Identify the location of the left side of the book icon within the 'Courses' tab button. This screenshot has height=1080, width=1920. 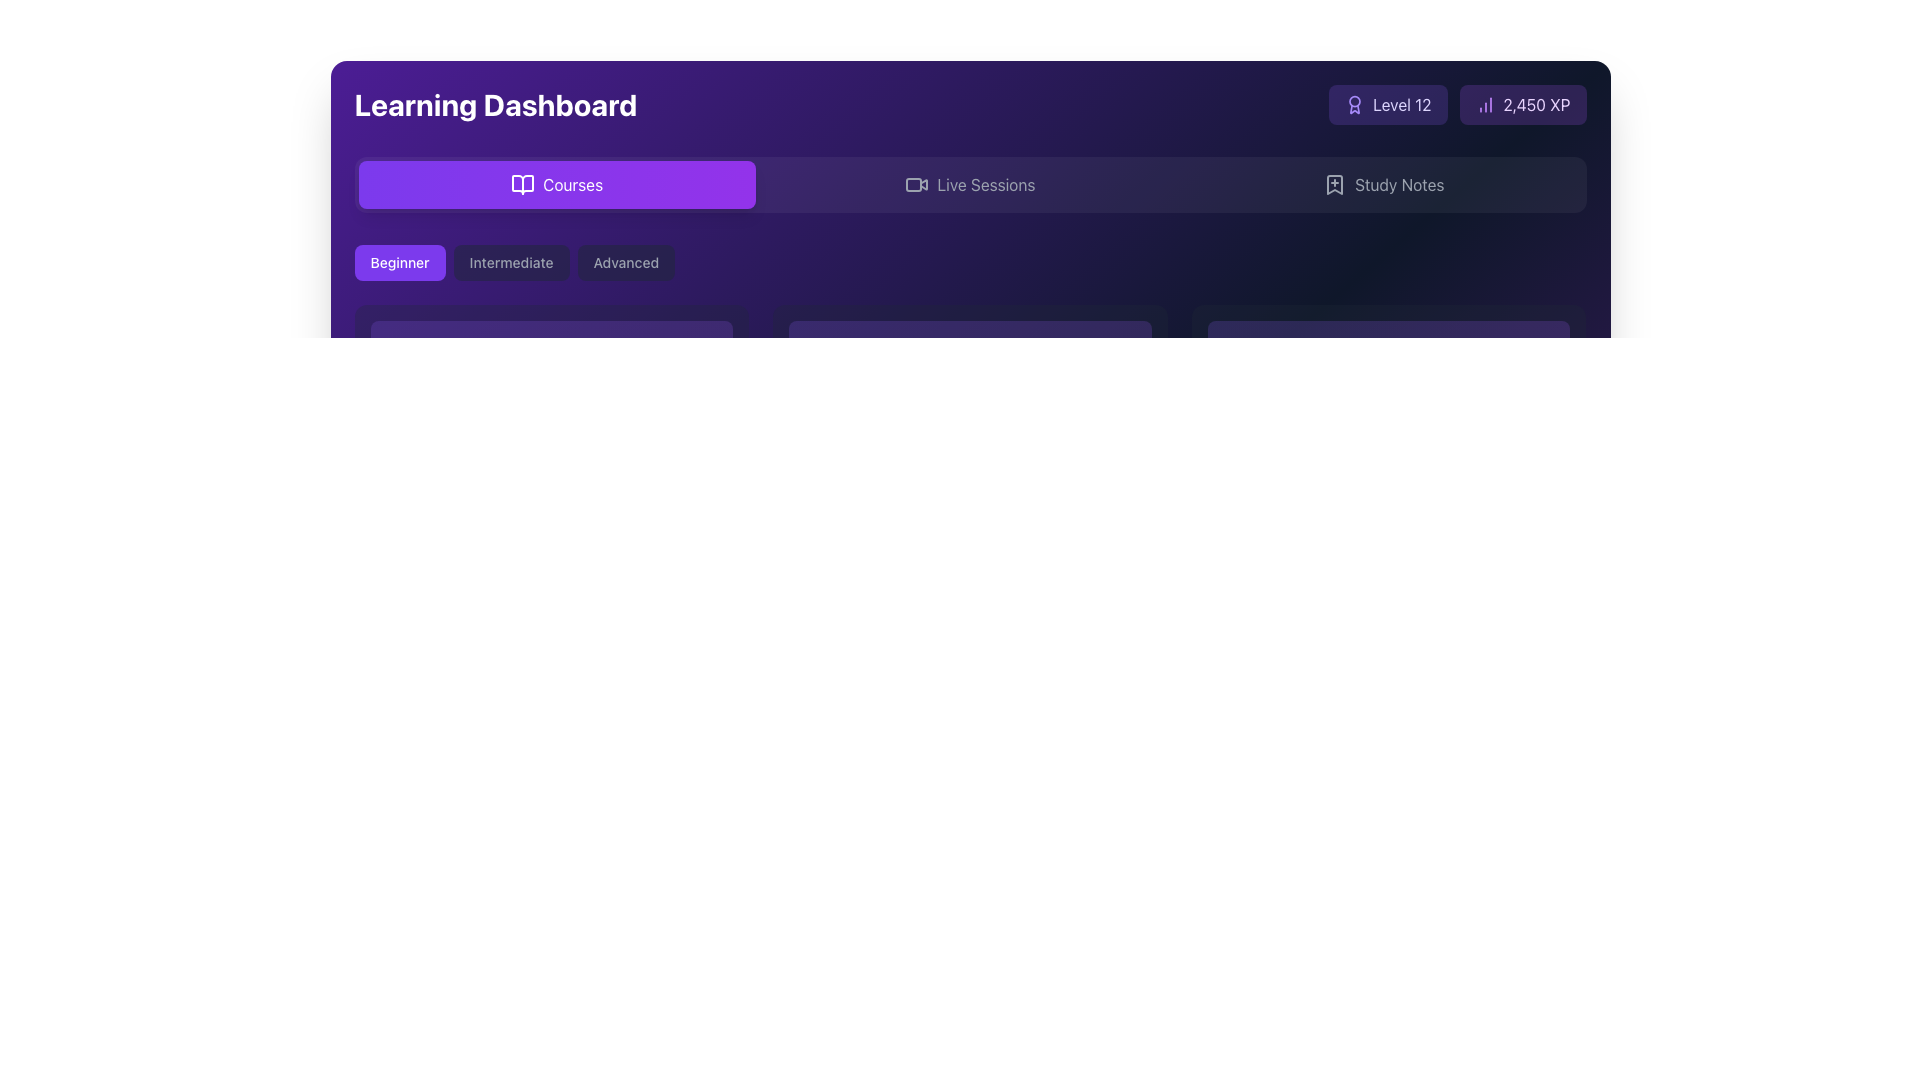
(523, 185).